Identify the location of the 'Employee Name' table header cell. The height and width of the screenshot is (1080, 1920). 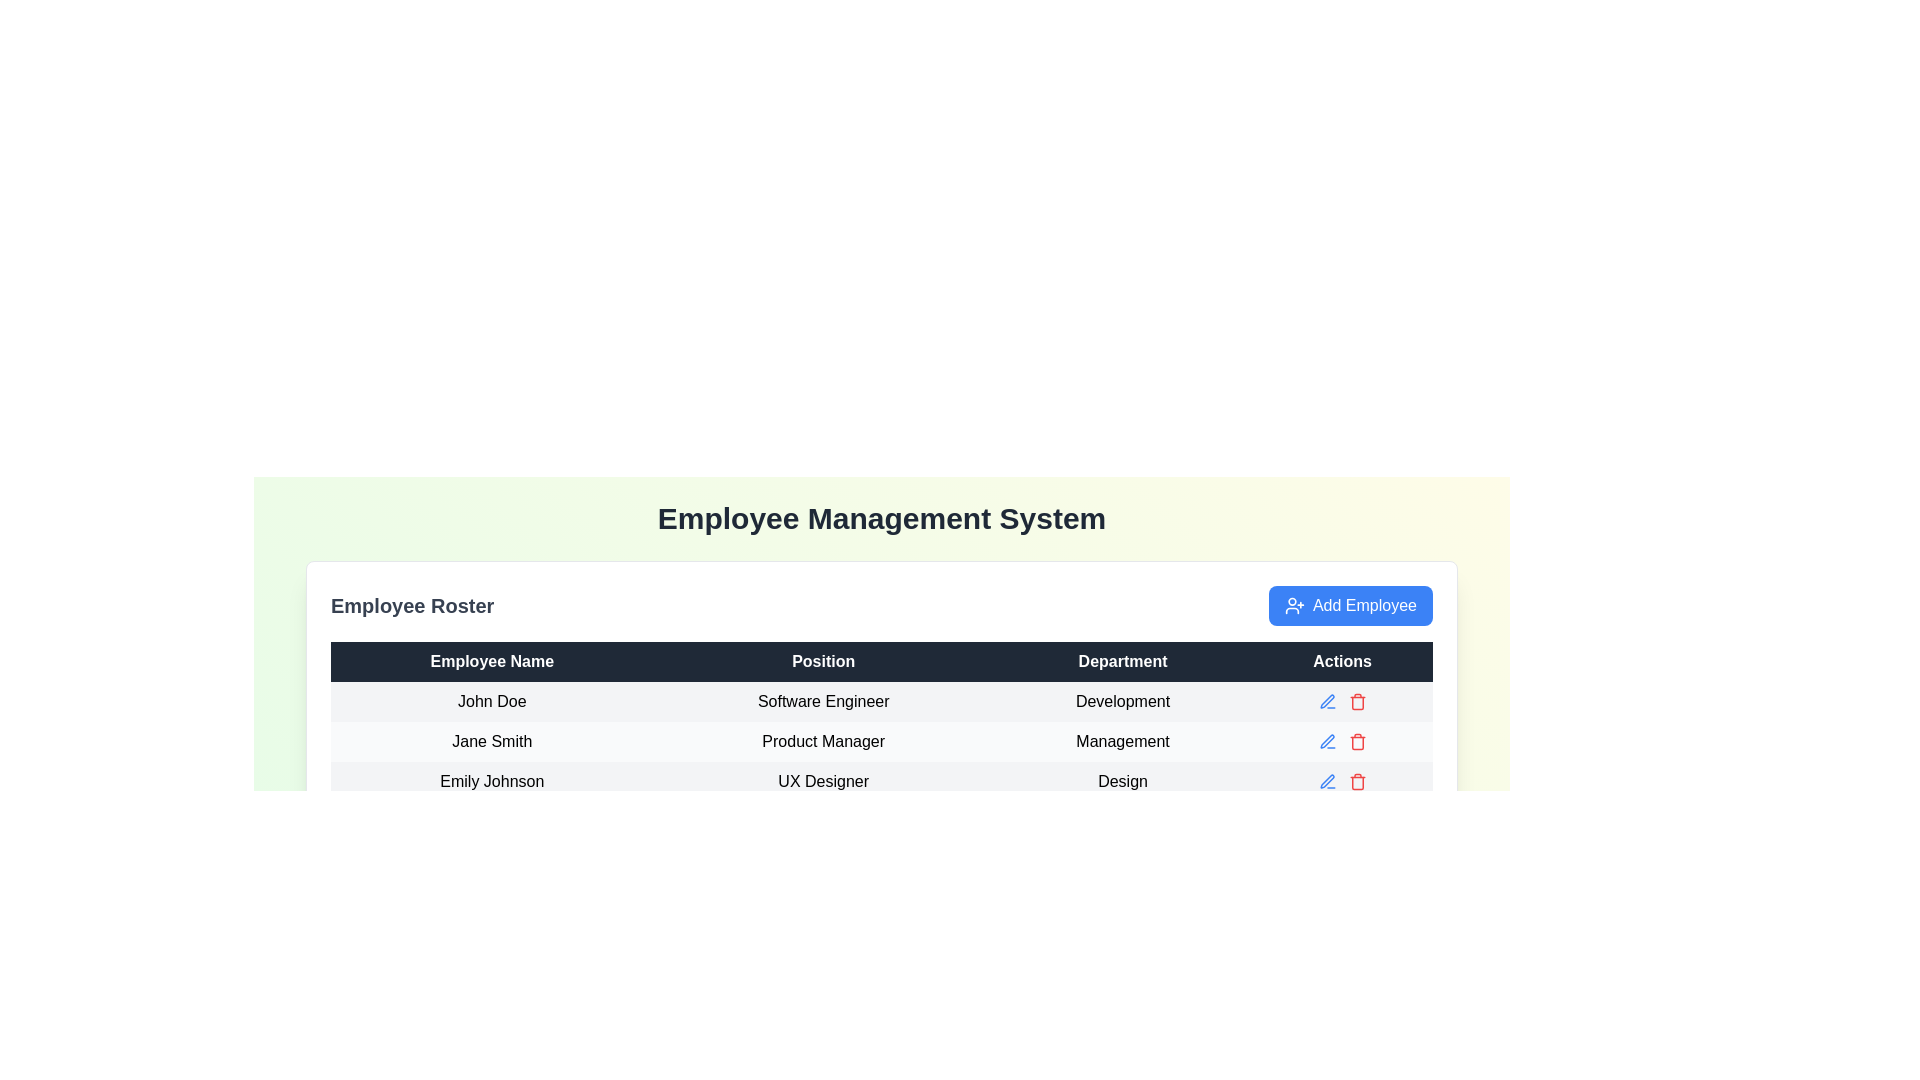
(492, 662).